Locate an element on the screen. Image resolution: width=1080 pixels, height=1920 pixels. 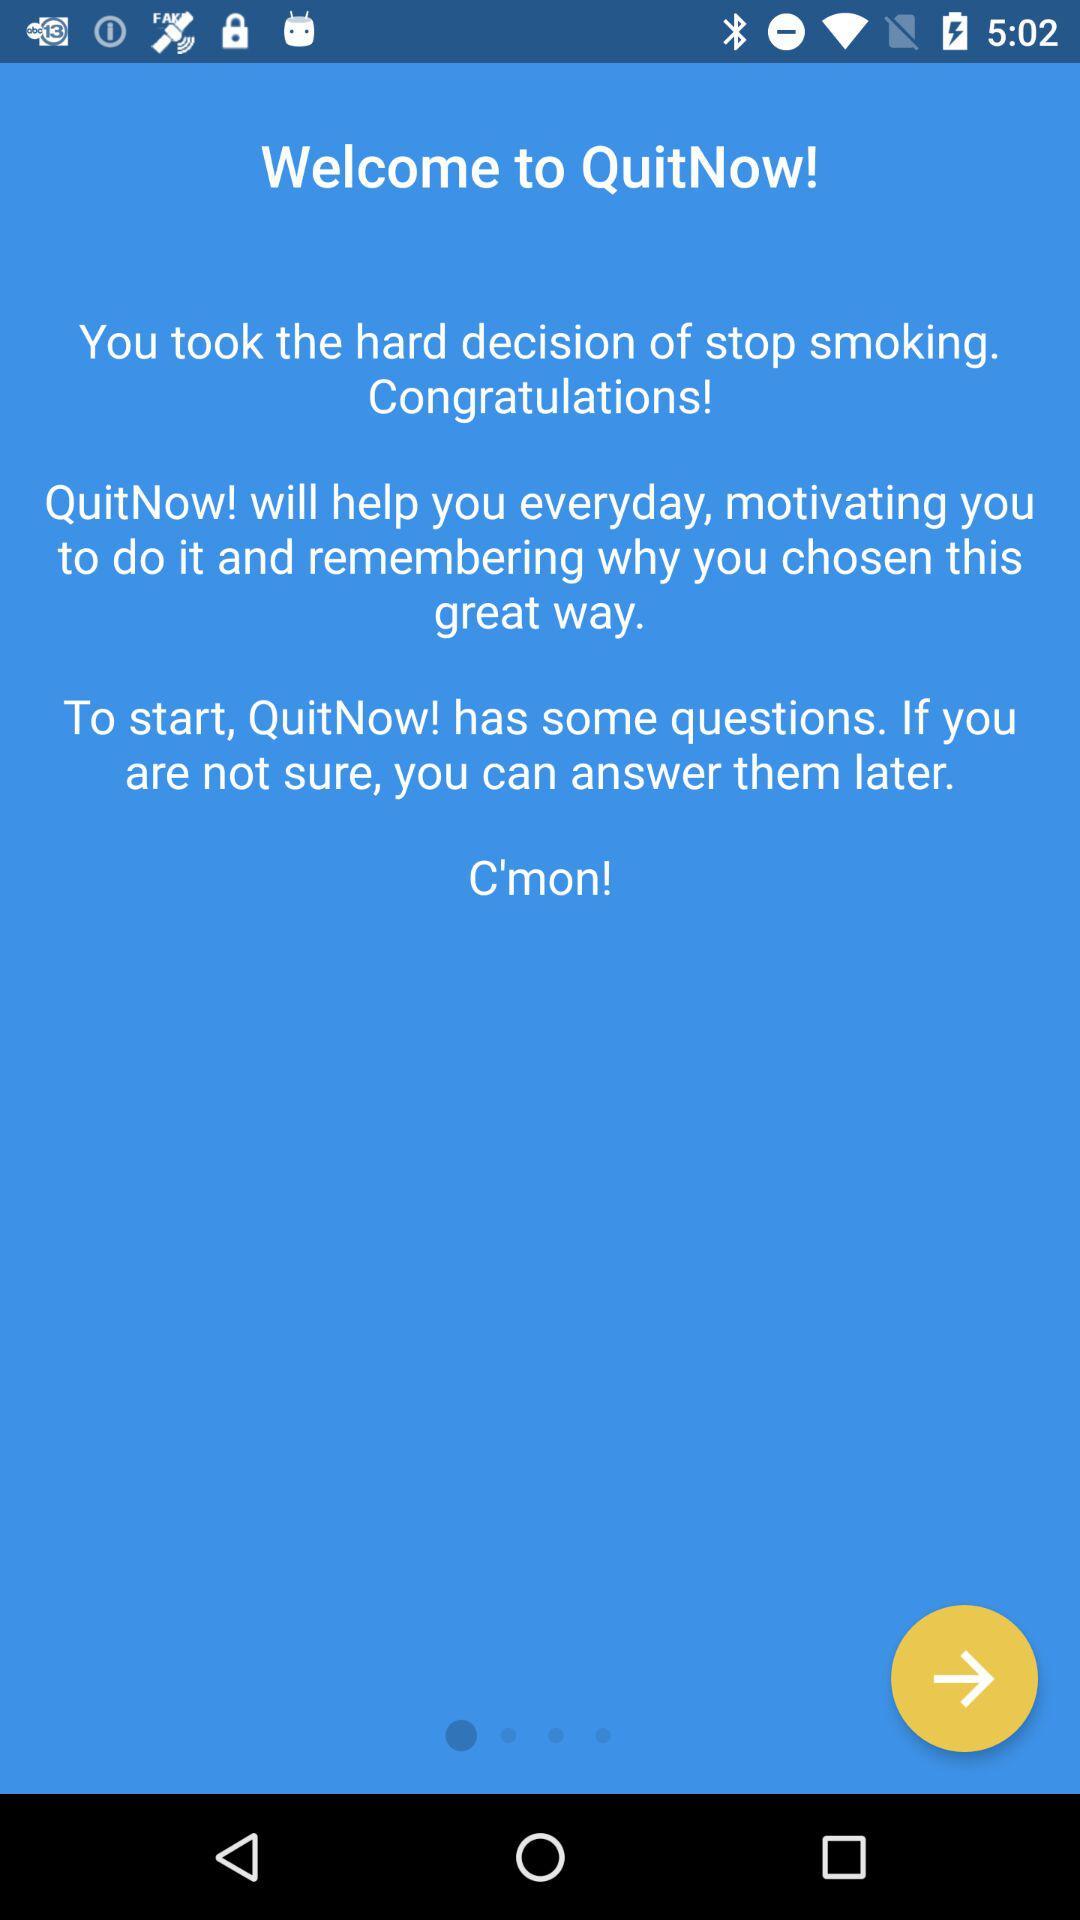
go next is located at coordinates (963, 1678).